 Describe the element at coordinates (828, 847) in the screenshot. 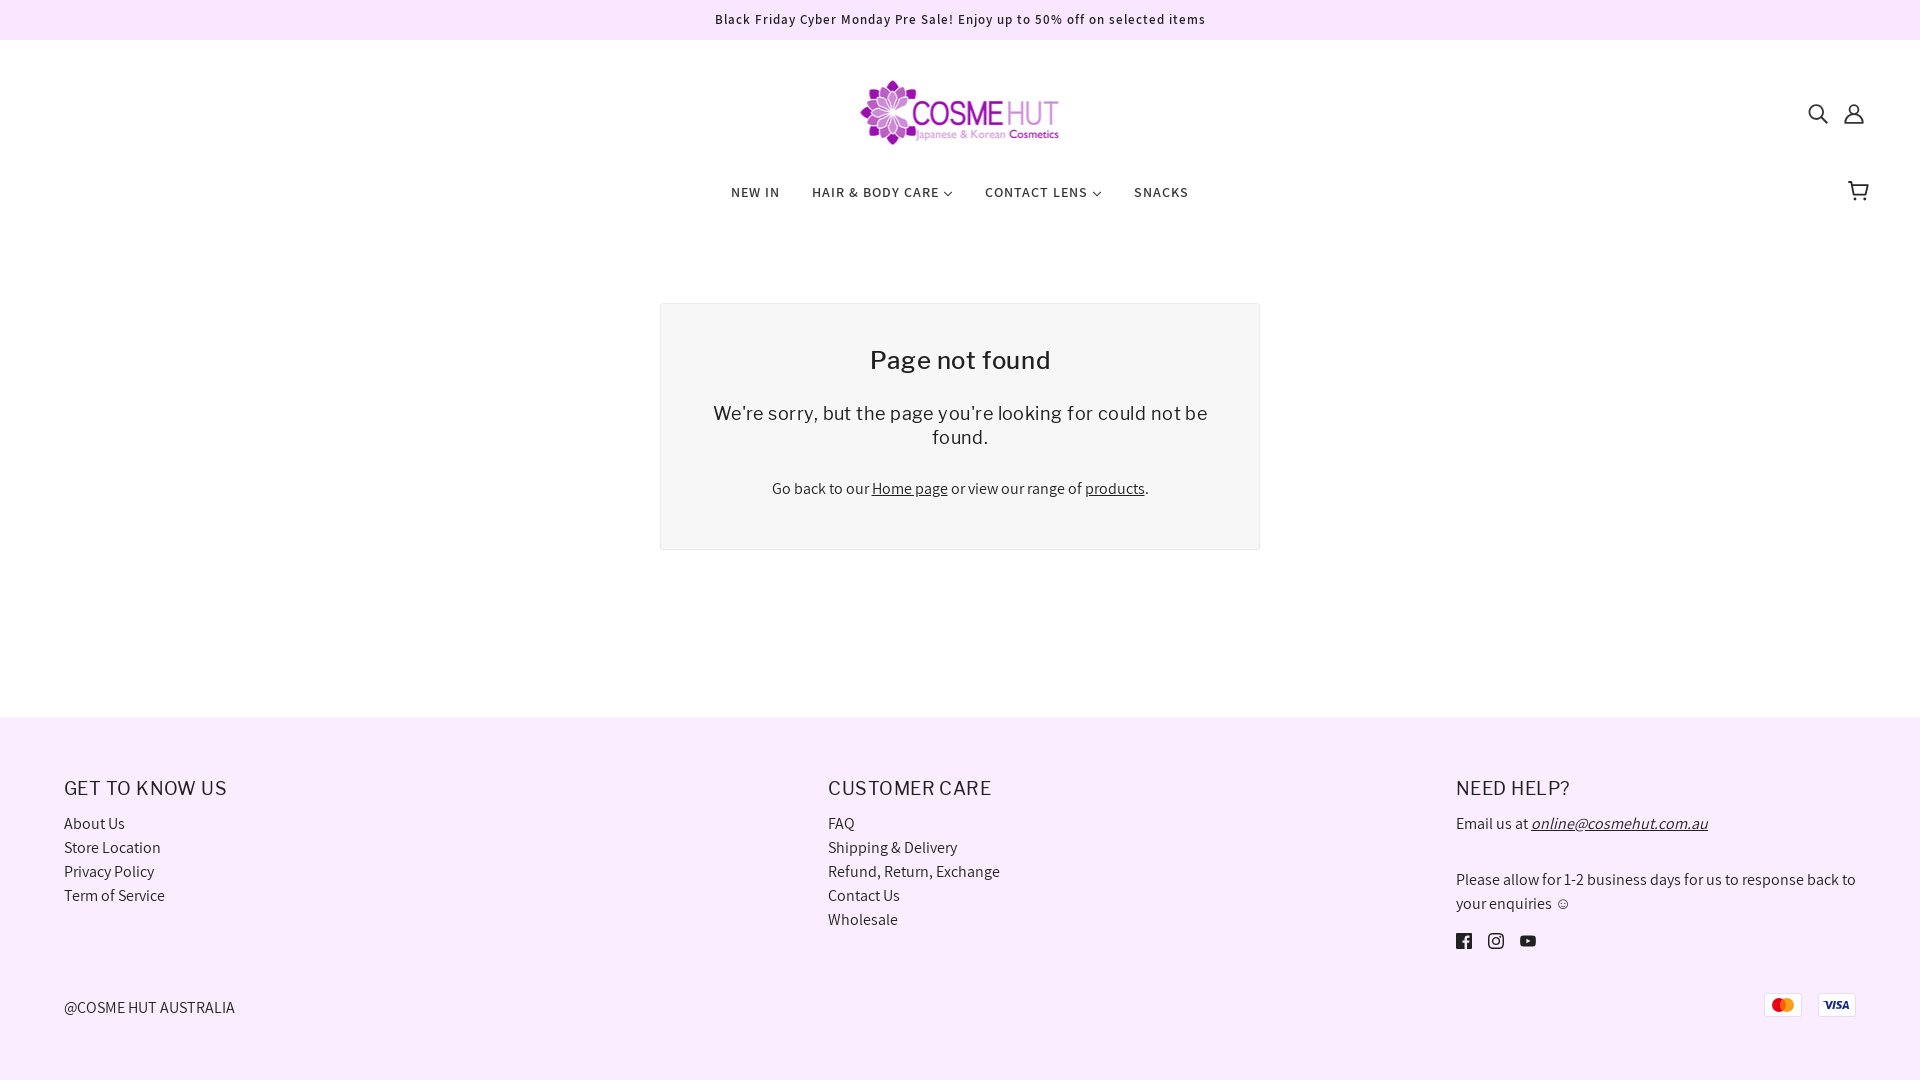

I see `'Shipping & Delivery'` at that location.